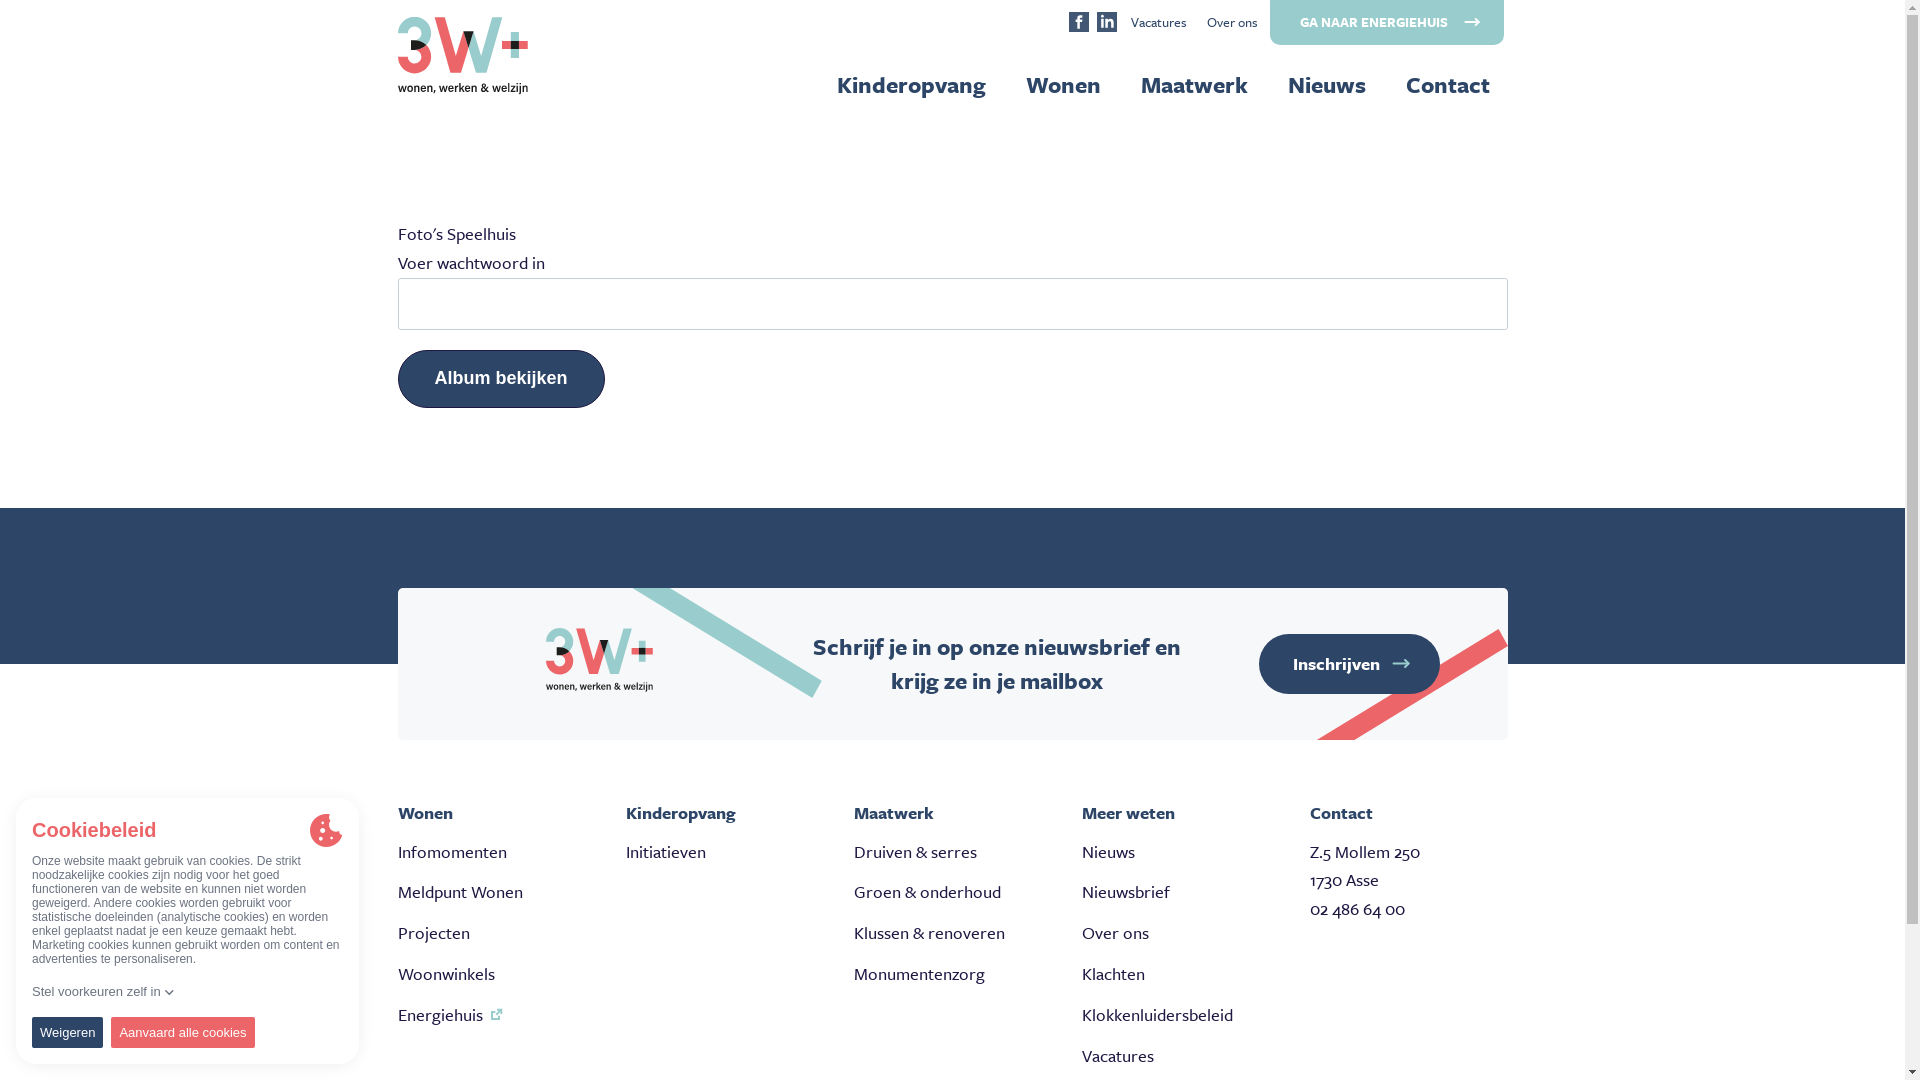  I want to click on 'Initiatieven', so click(666, 851).